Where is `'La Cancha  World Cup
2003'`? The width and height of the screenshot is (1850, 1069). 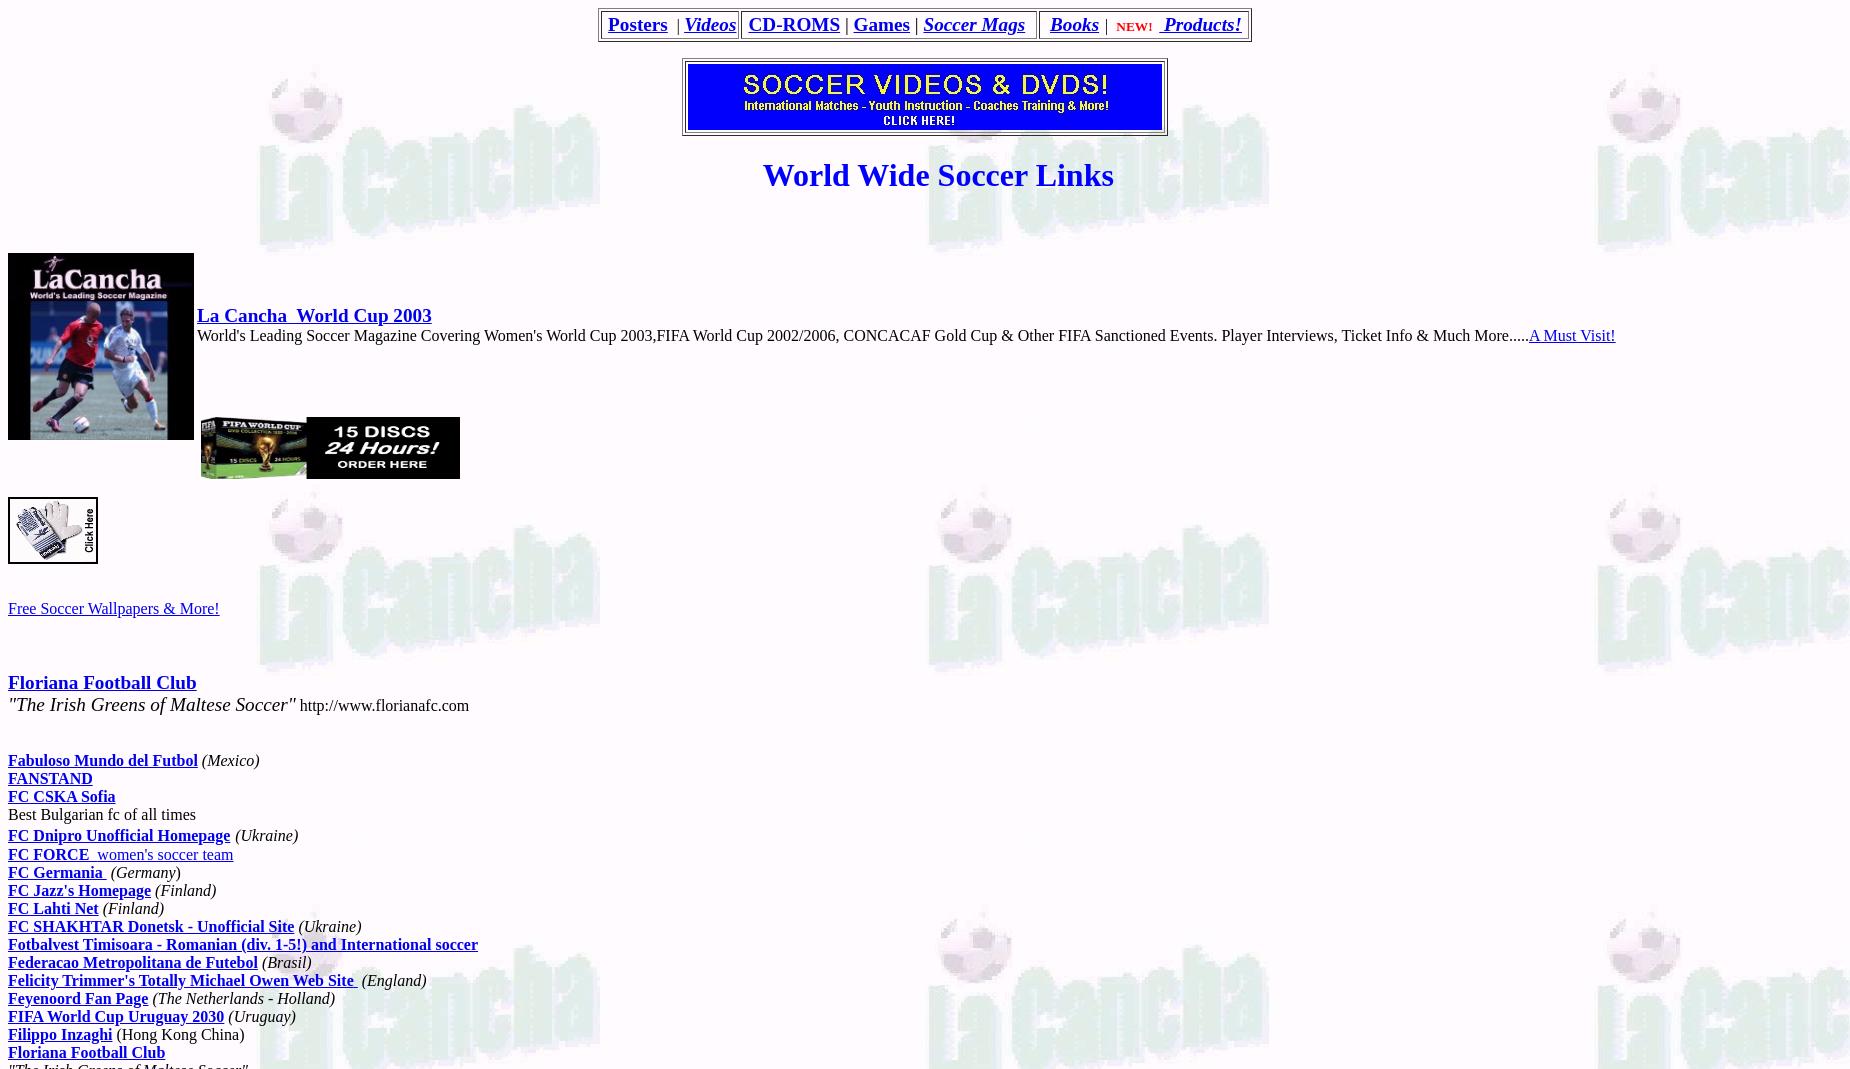 'La Cancha  World Cup
2003' is located at coordinates (312, 313).